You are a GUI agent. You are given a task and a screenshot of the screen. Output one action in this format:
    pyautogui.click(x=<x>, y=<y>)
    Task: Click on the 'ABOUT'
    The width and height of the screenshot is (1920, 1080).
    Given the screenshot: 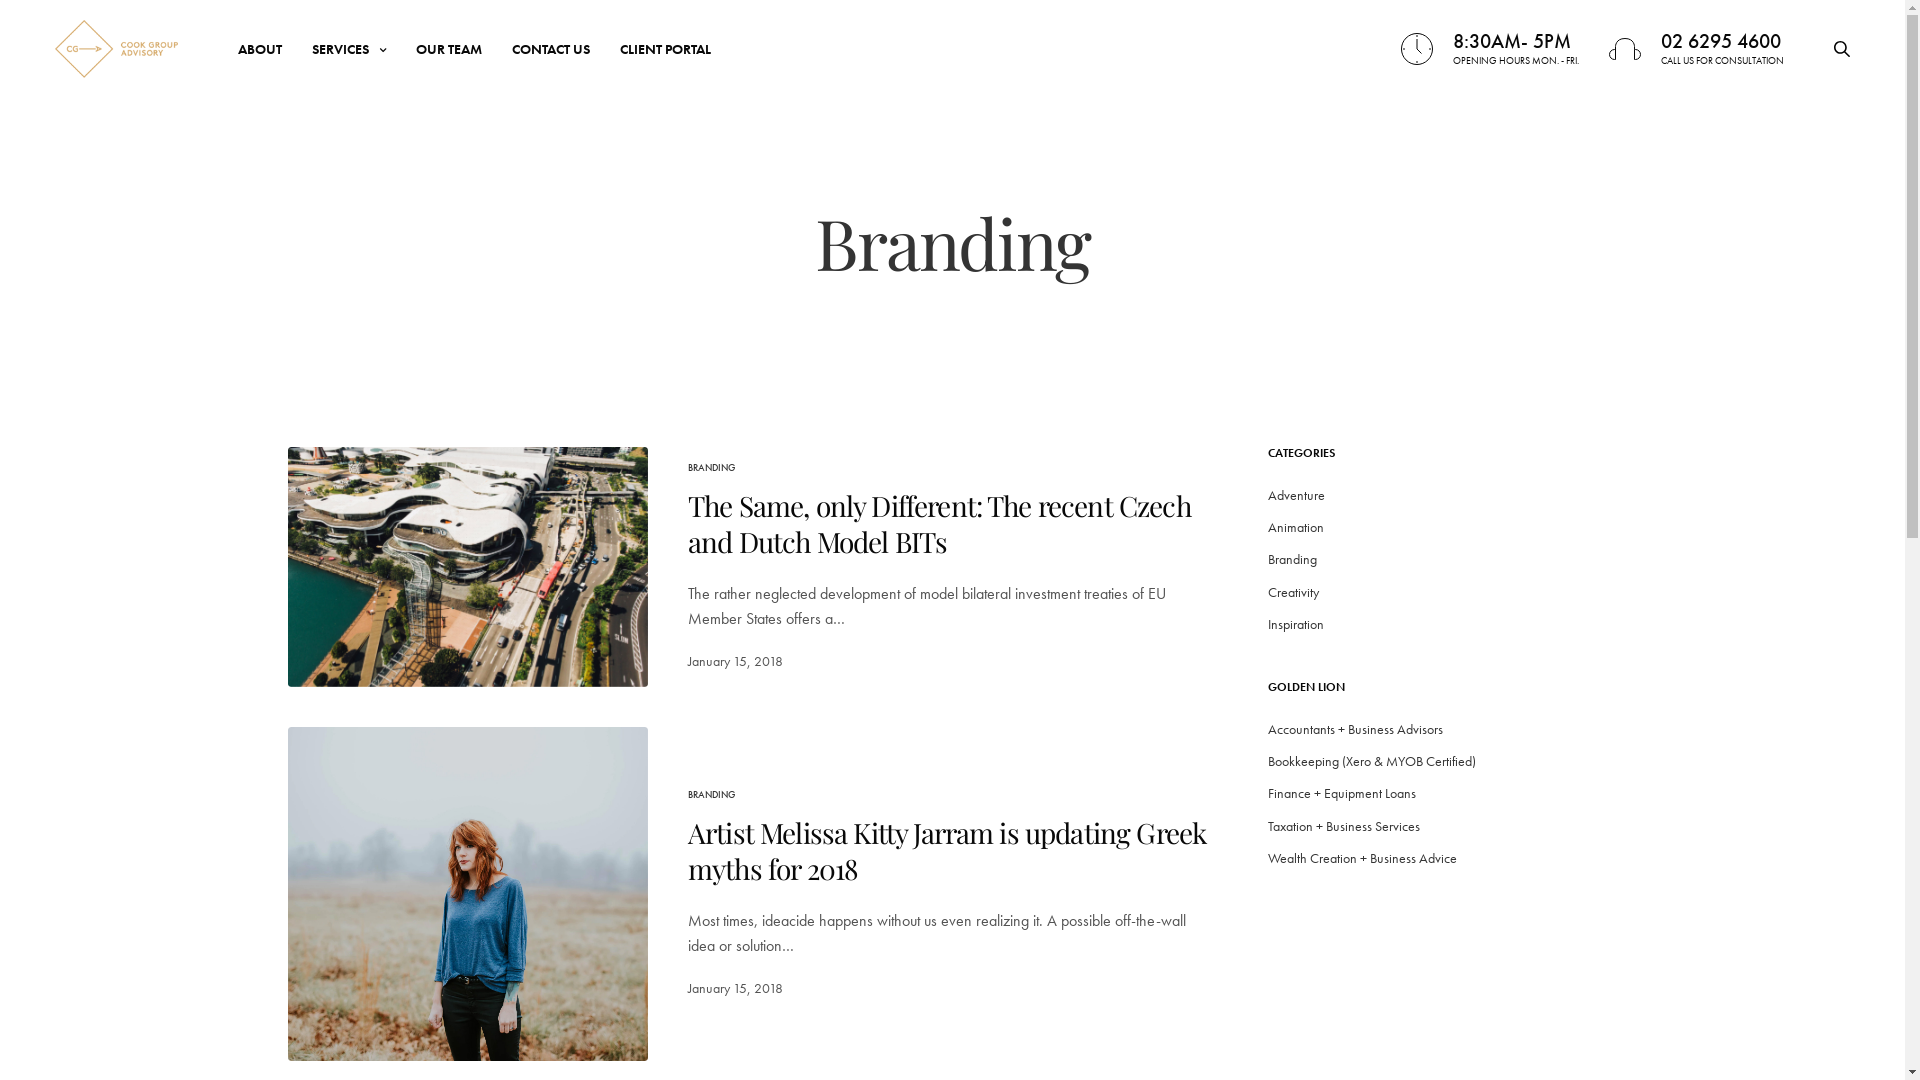 What is the action you would take?
    pyautogui.click(x=238, y=48)
    